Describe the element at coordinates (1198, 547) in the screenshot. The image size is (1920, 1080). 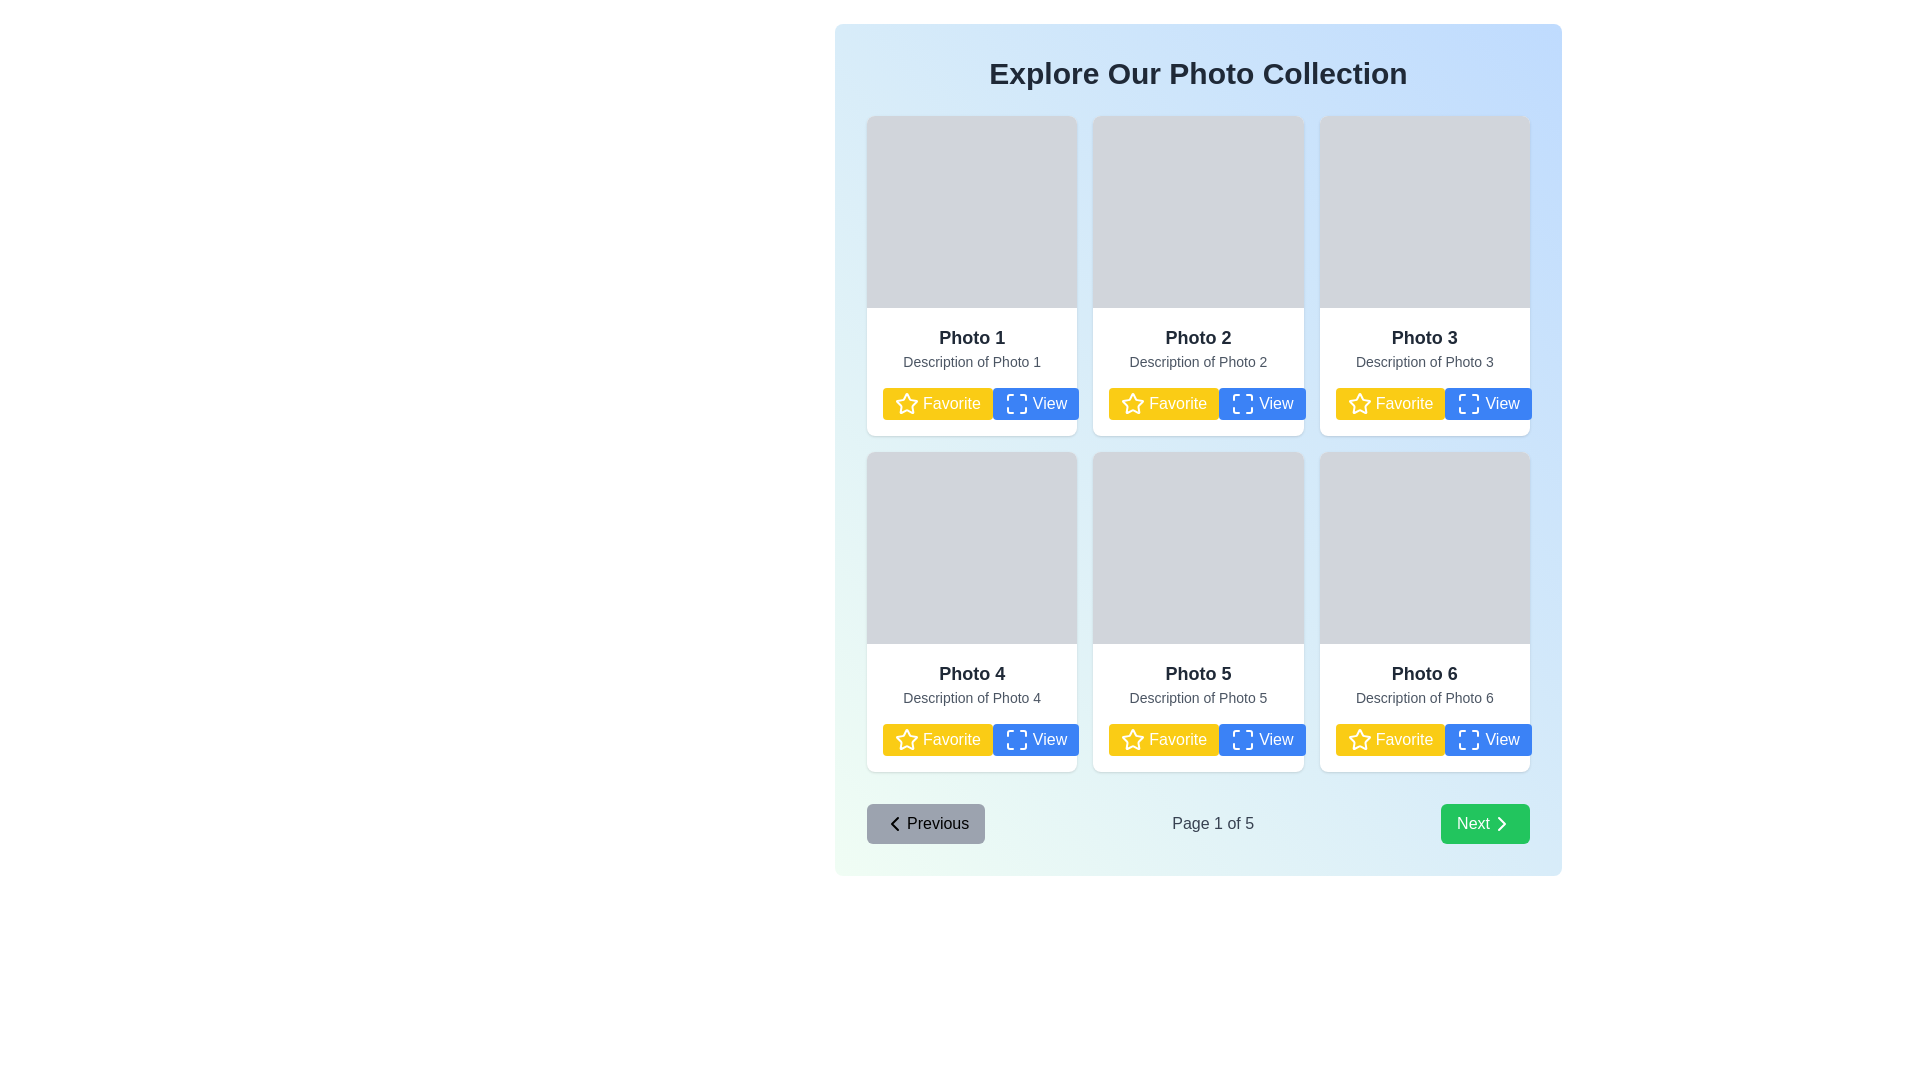
I see `the image placeholder element located in the upper section of the card labeled 'Photo 5', which has a gray background and rounded corners` at that location.